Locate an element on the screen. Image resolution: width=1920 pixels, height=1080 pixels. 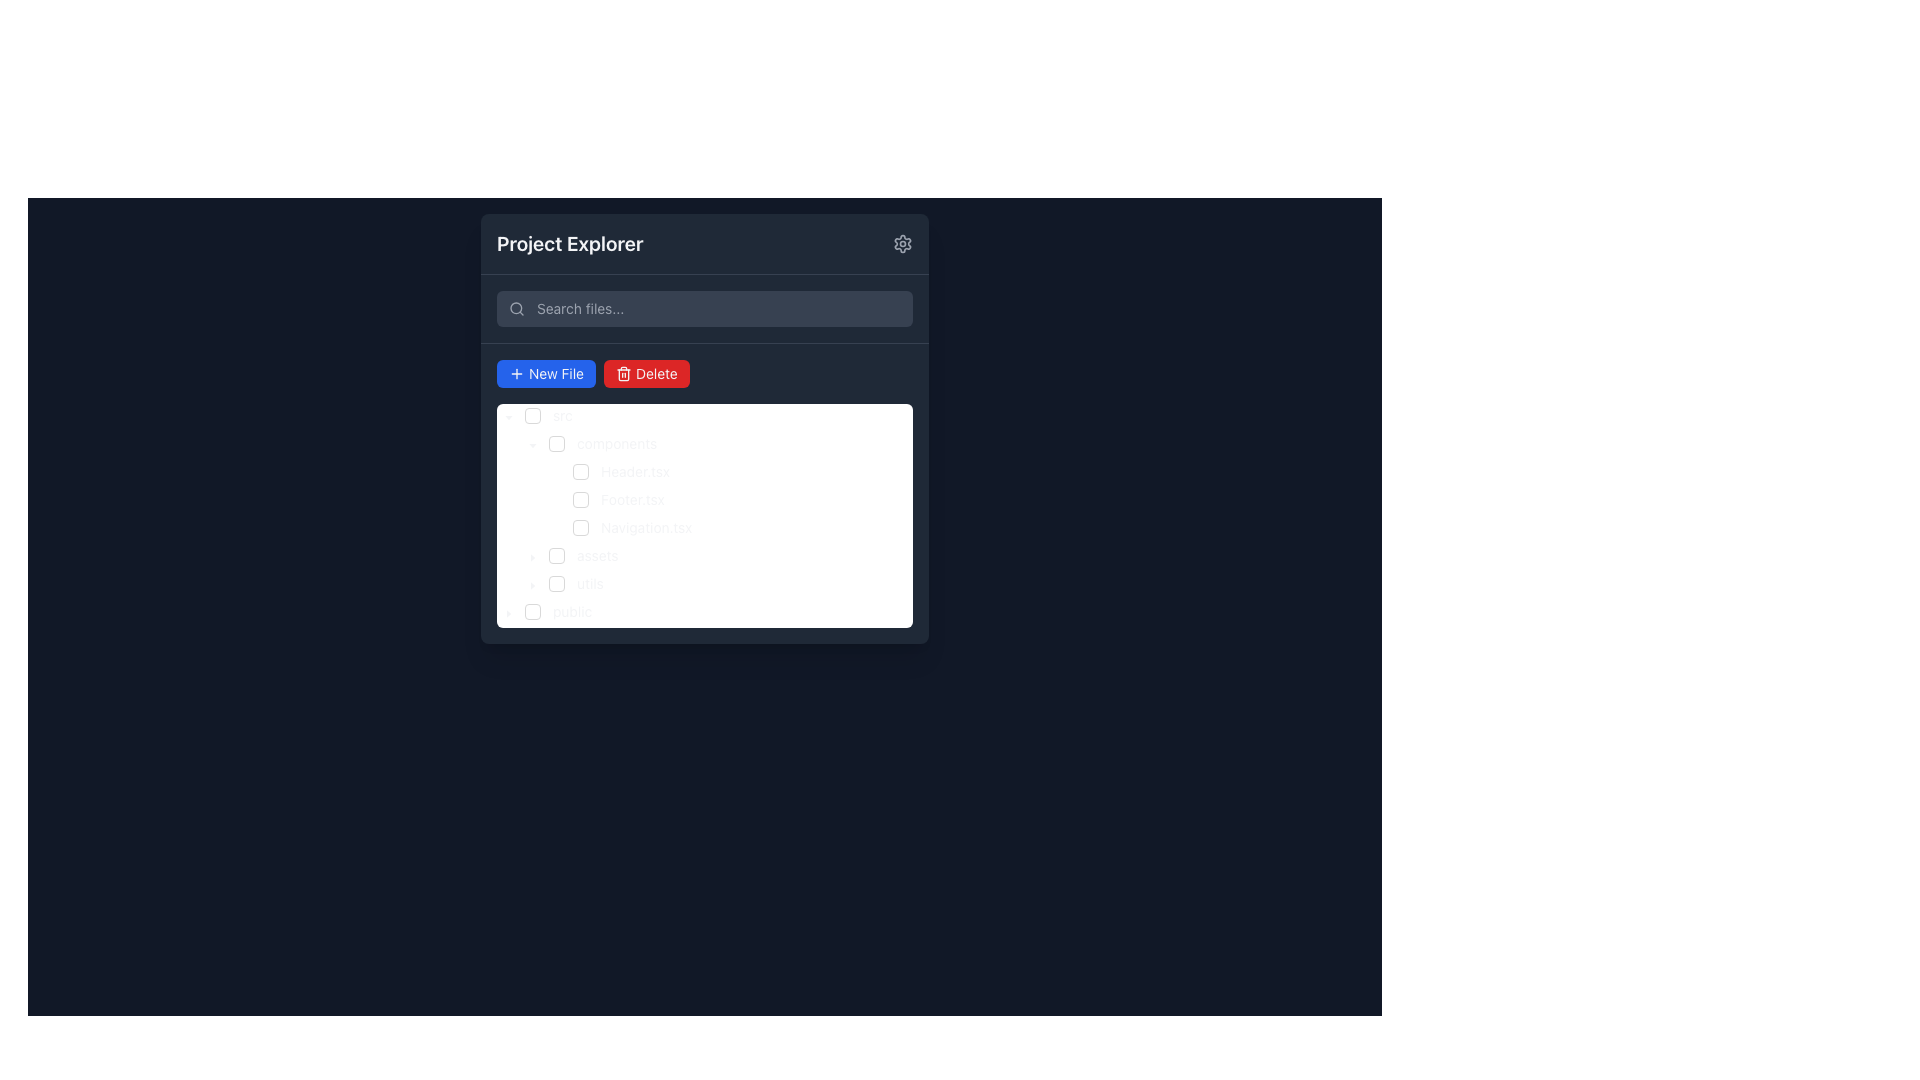
the checkbox of the Tree item labeled 'assets' in the Project Explorer panel is located at coordinates (560, 555).